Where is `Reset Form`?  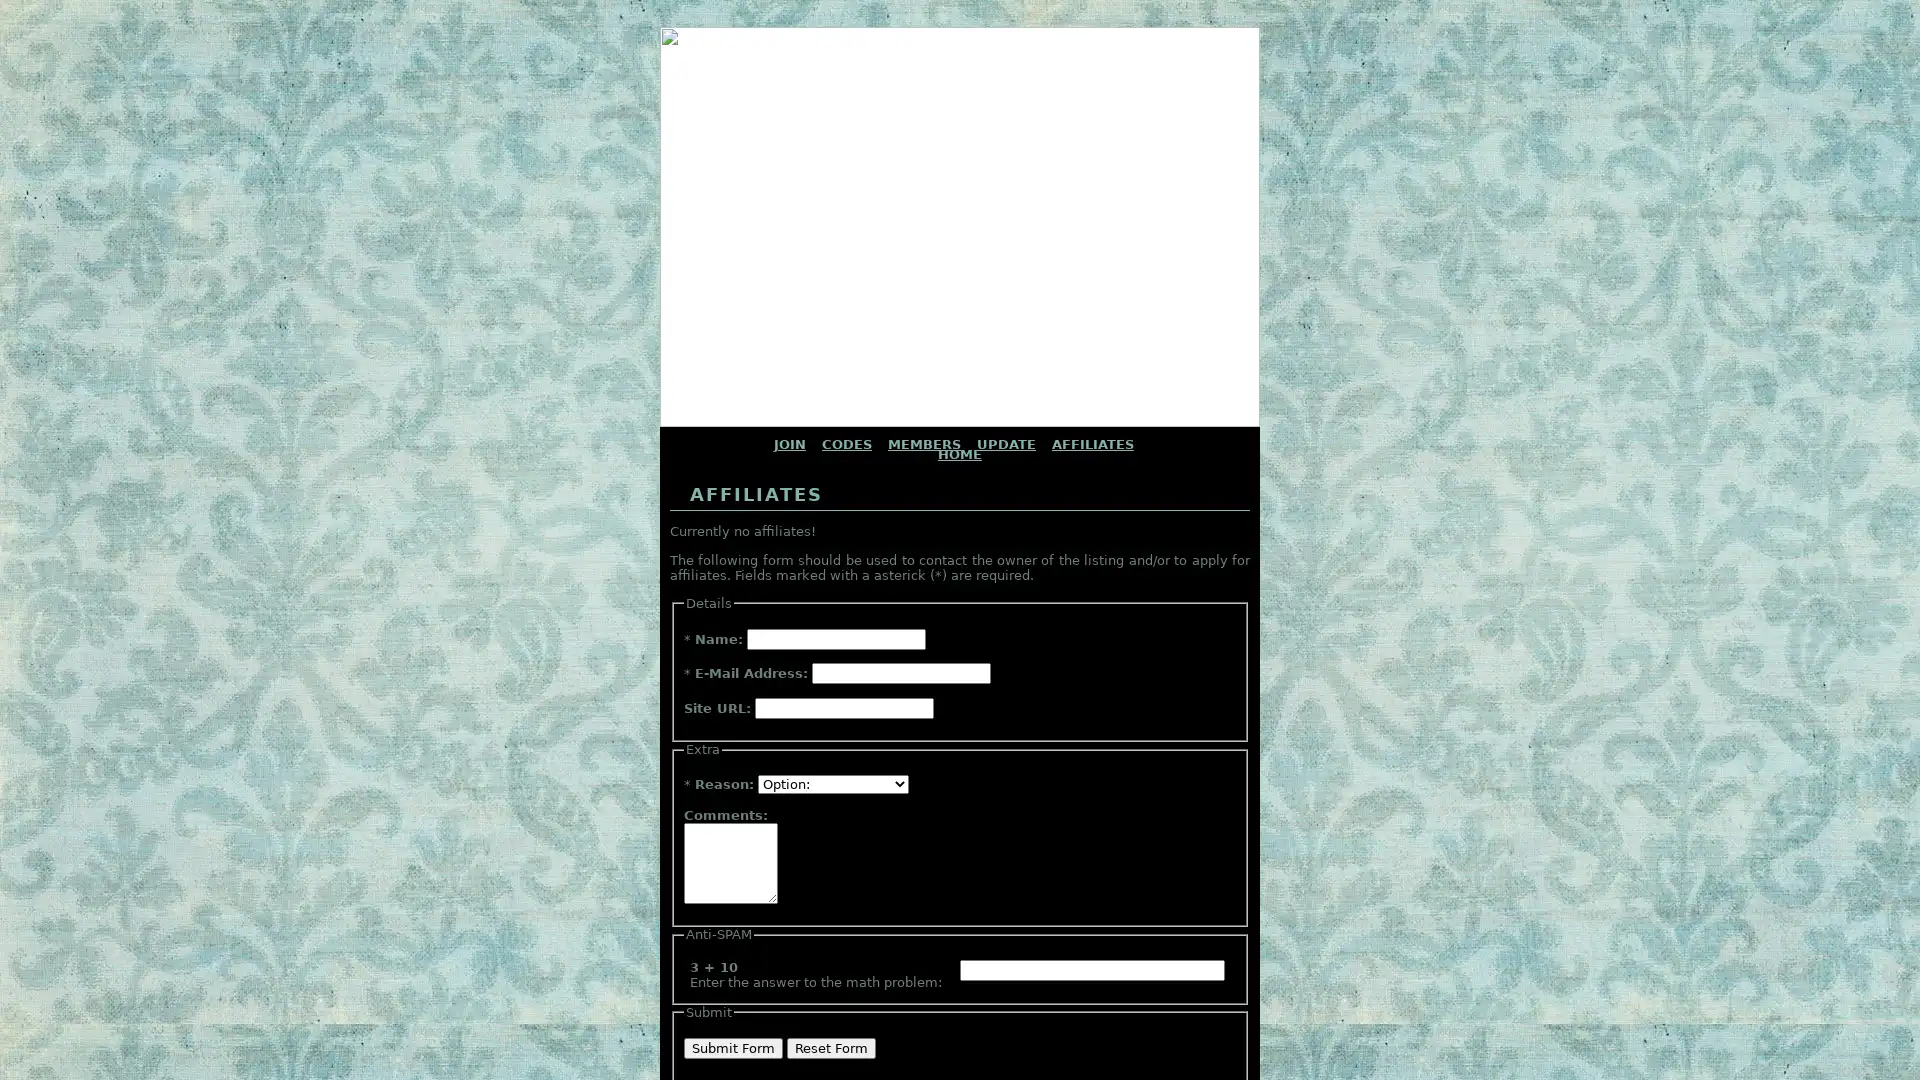
Reset Form is located at coordinates (831, 1046).